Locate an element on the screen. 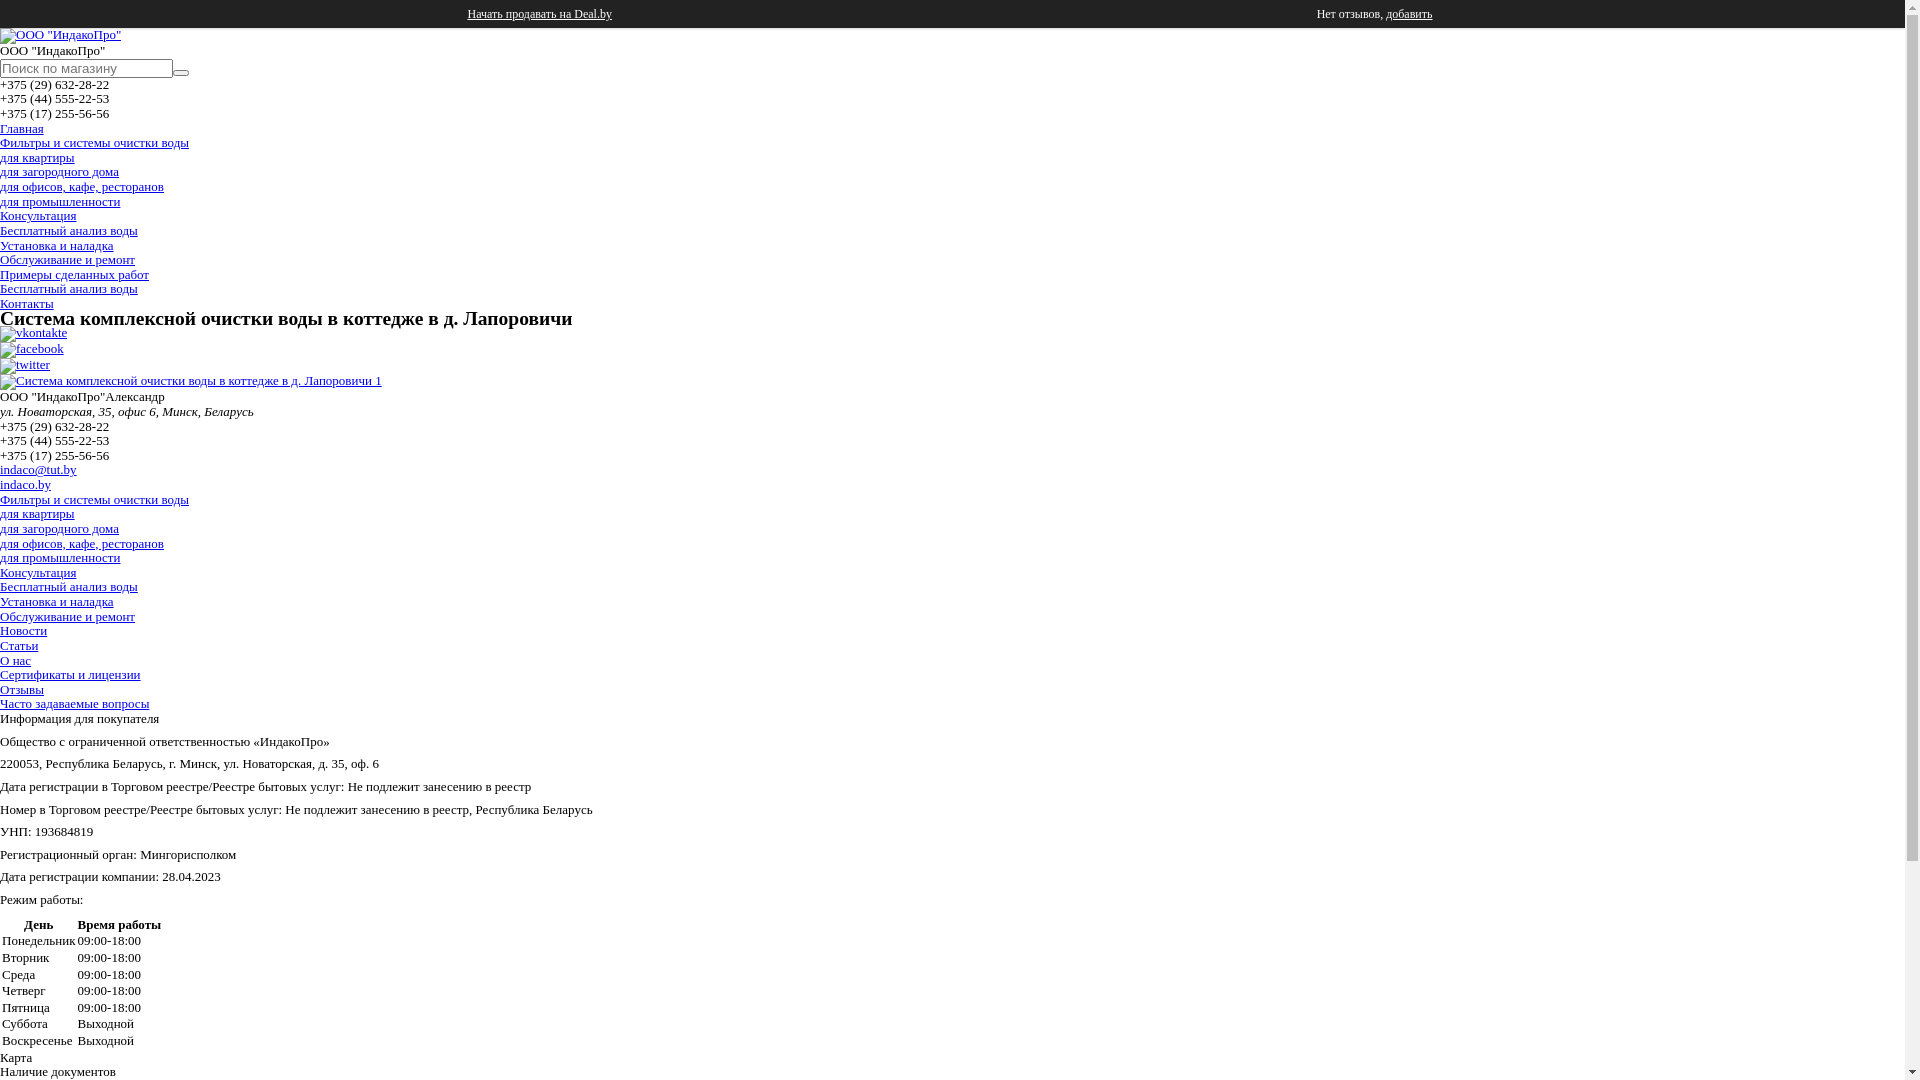 The width and height of the screenshot is (1920, 1080). 'facebook' is located at coordinates (32, 347).